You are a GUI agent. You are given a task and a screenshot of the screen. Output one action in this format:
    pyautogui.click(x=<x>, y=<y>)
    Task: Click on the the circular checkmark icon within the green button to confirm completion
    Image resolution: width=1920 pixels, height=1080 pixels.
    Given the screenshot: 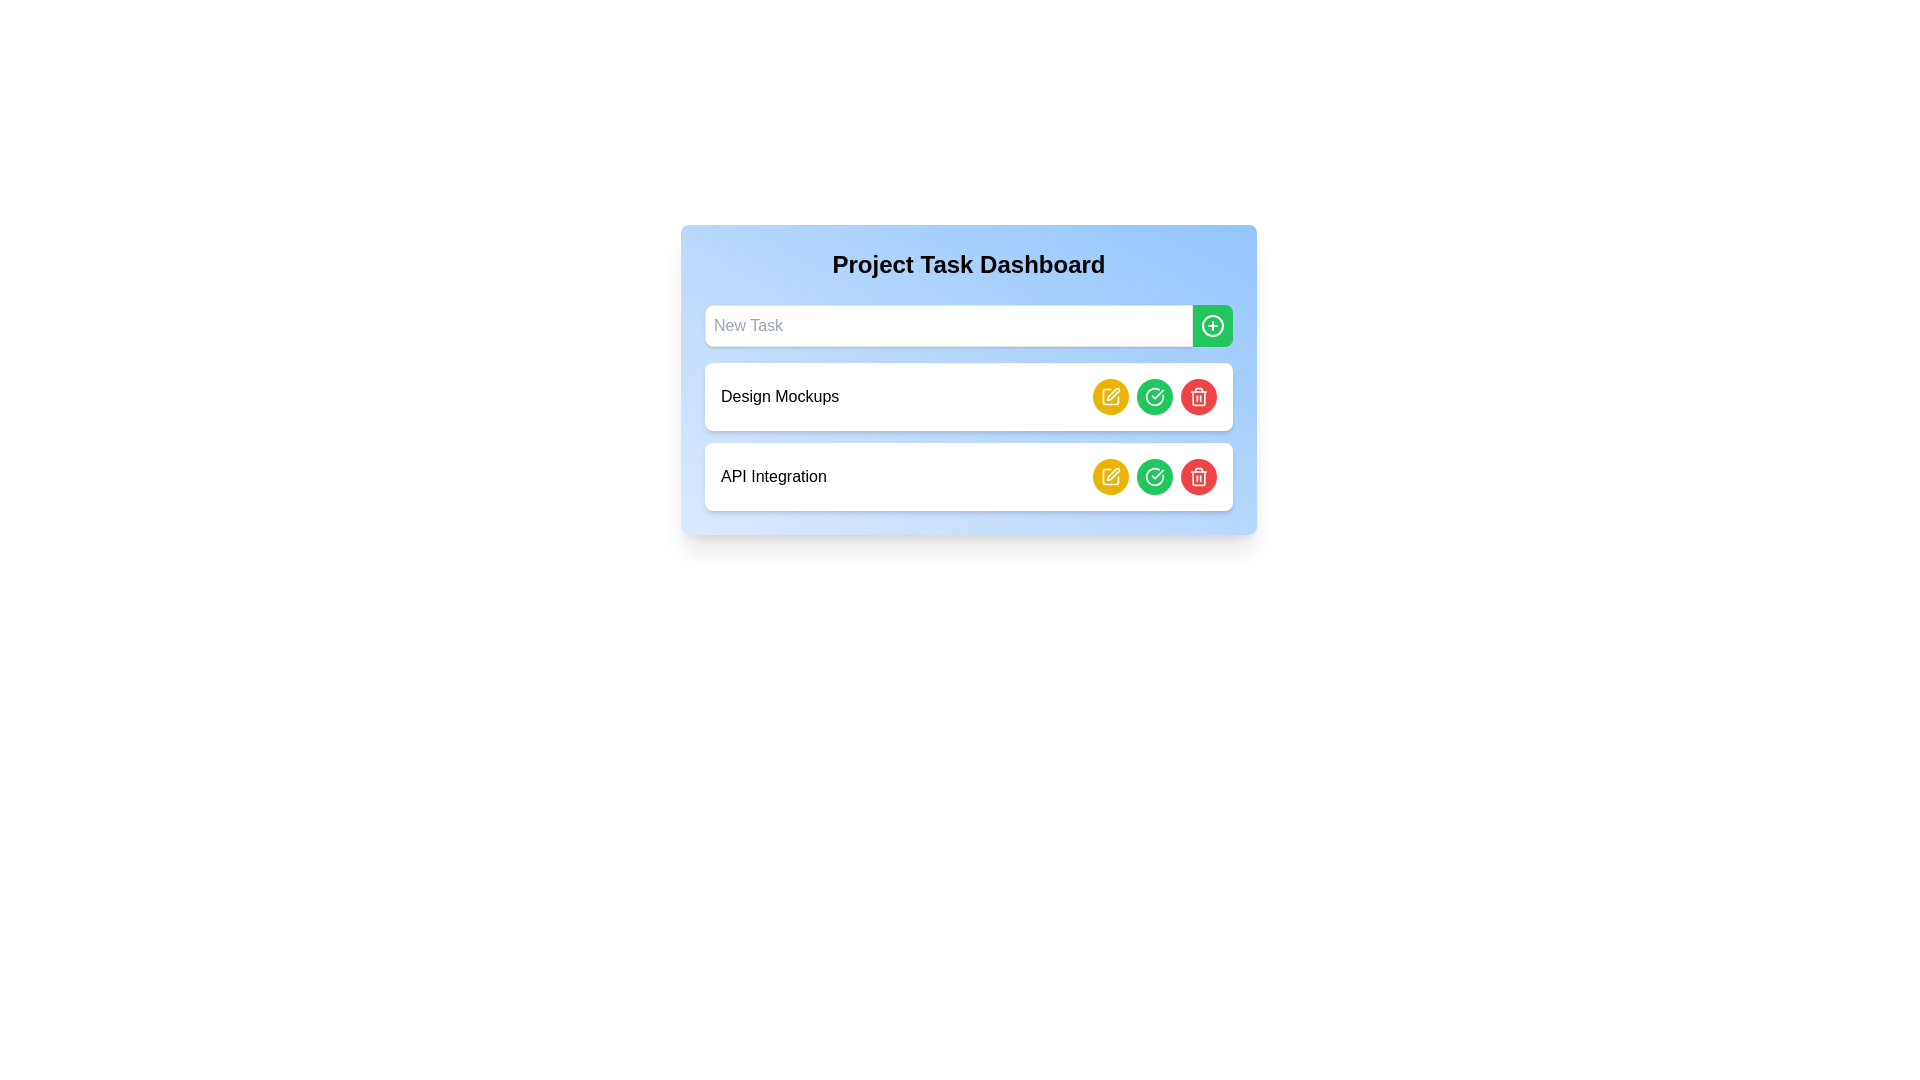 What is the action you would take?
    pyautogui.click(x=1155, y=477)
    